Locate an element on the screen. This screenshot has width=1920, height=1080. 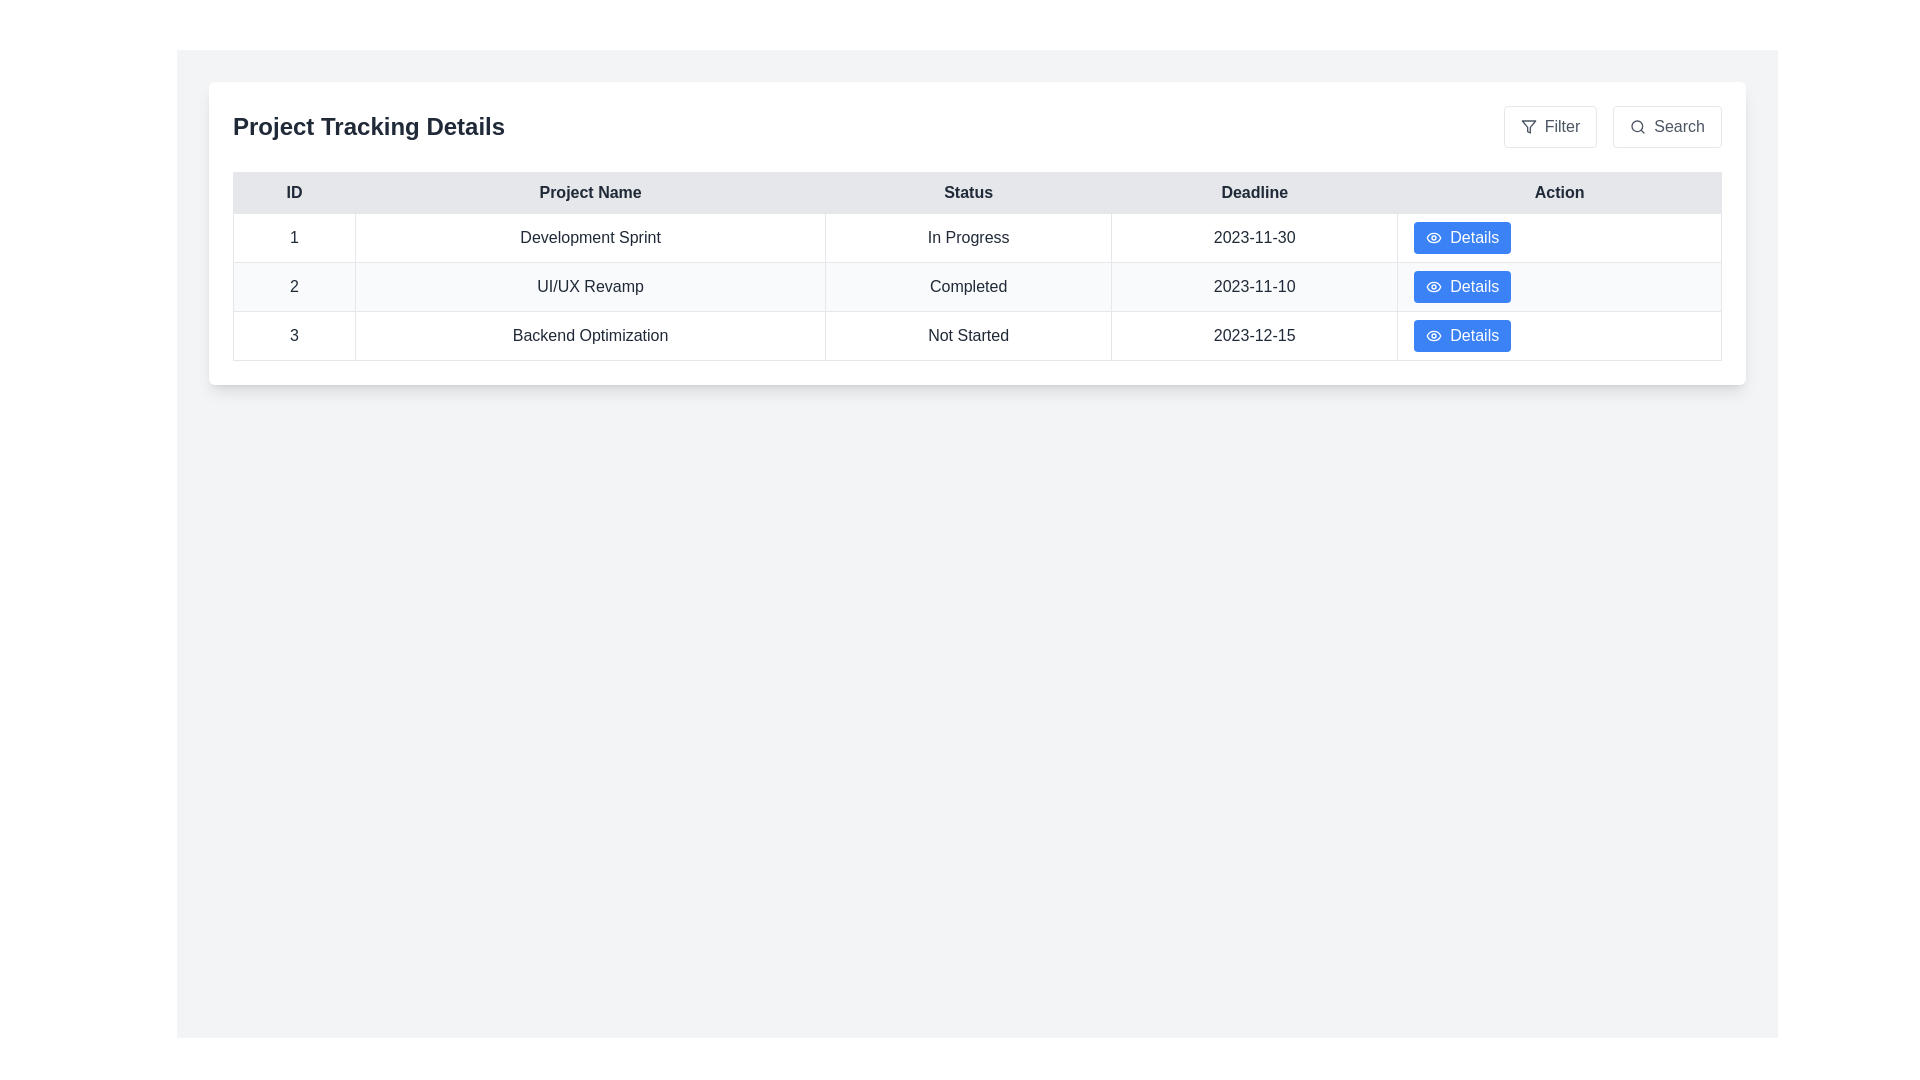
the static text label that serves as the numeric identifier for the 'UI/UX Revamp' project in the first column of the second row within the 'Project Tracking Details' table is located at coordinates (293, 286).